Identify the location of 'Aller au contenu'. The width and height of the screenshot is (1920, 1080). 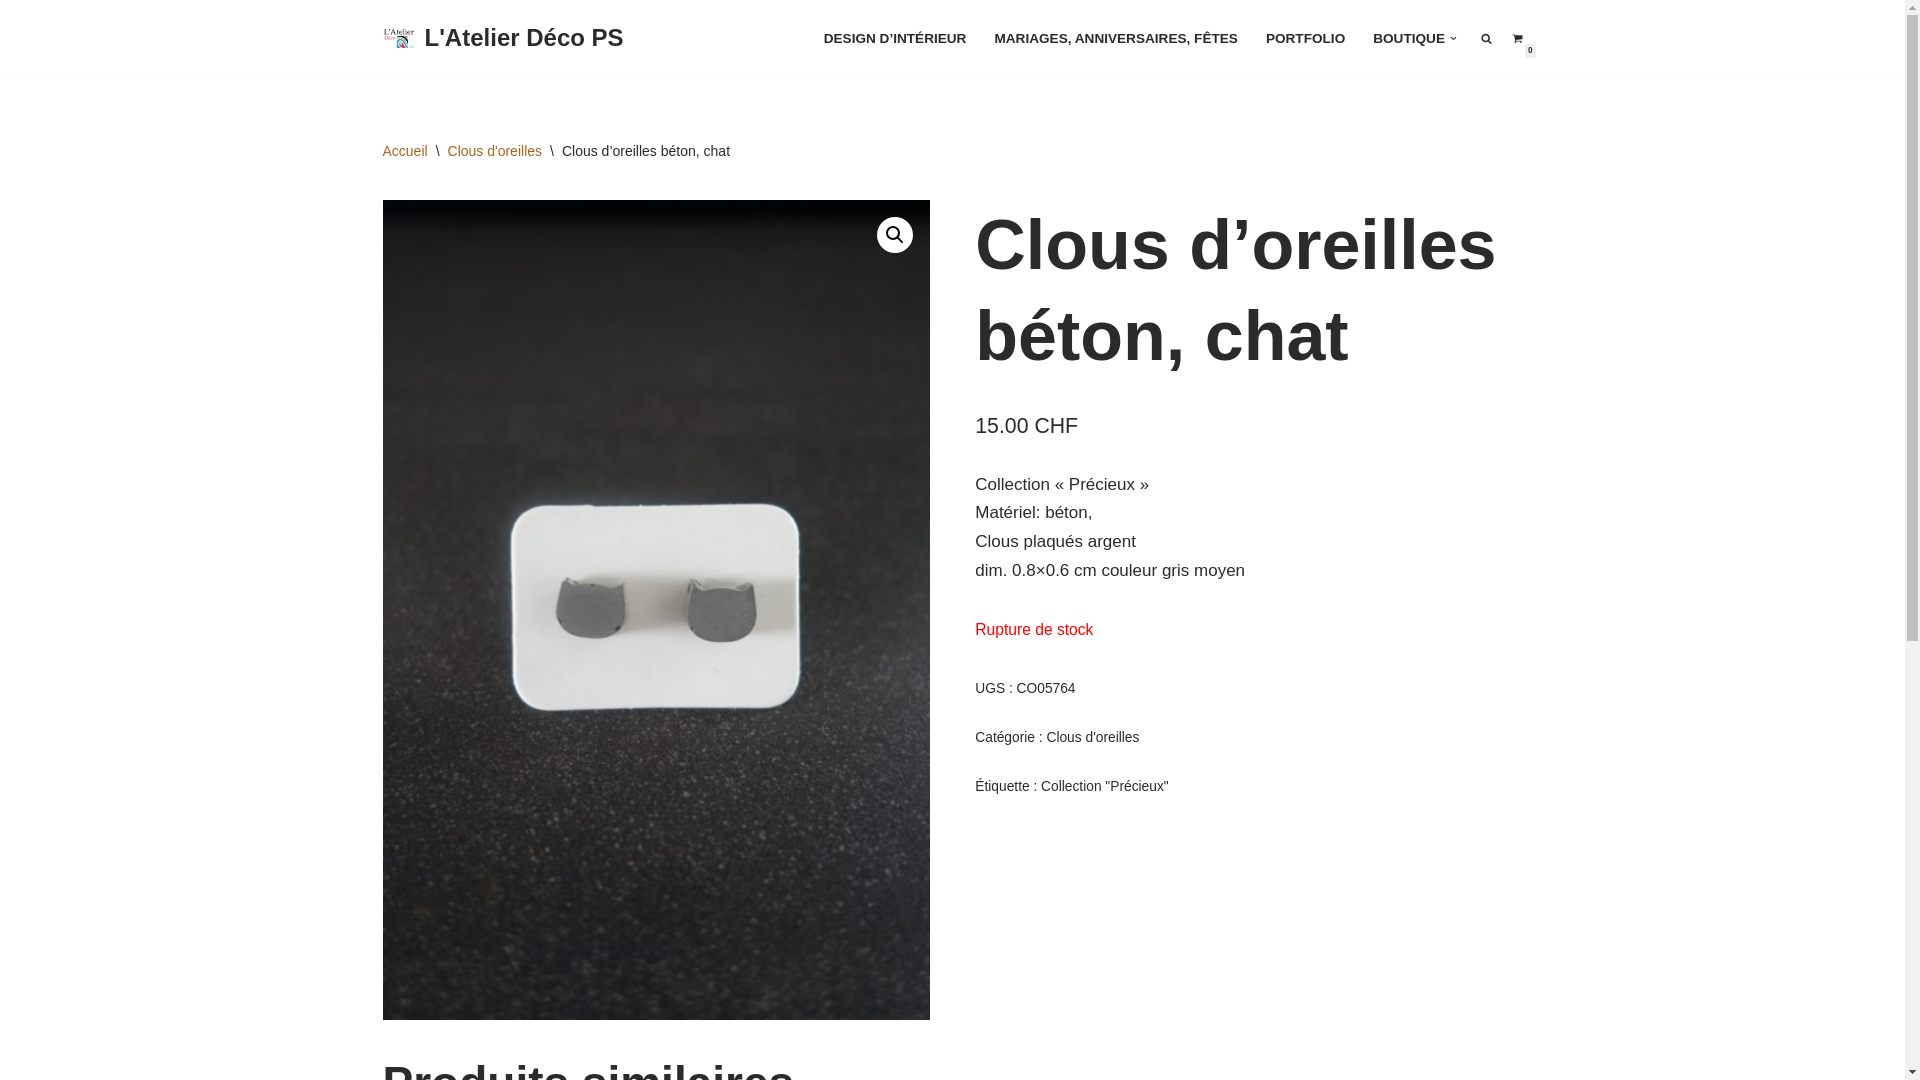
(14, 42).